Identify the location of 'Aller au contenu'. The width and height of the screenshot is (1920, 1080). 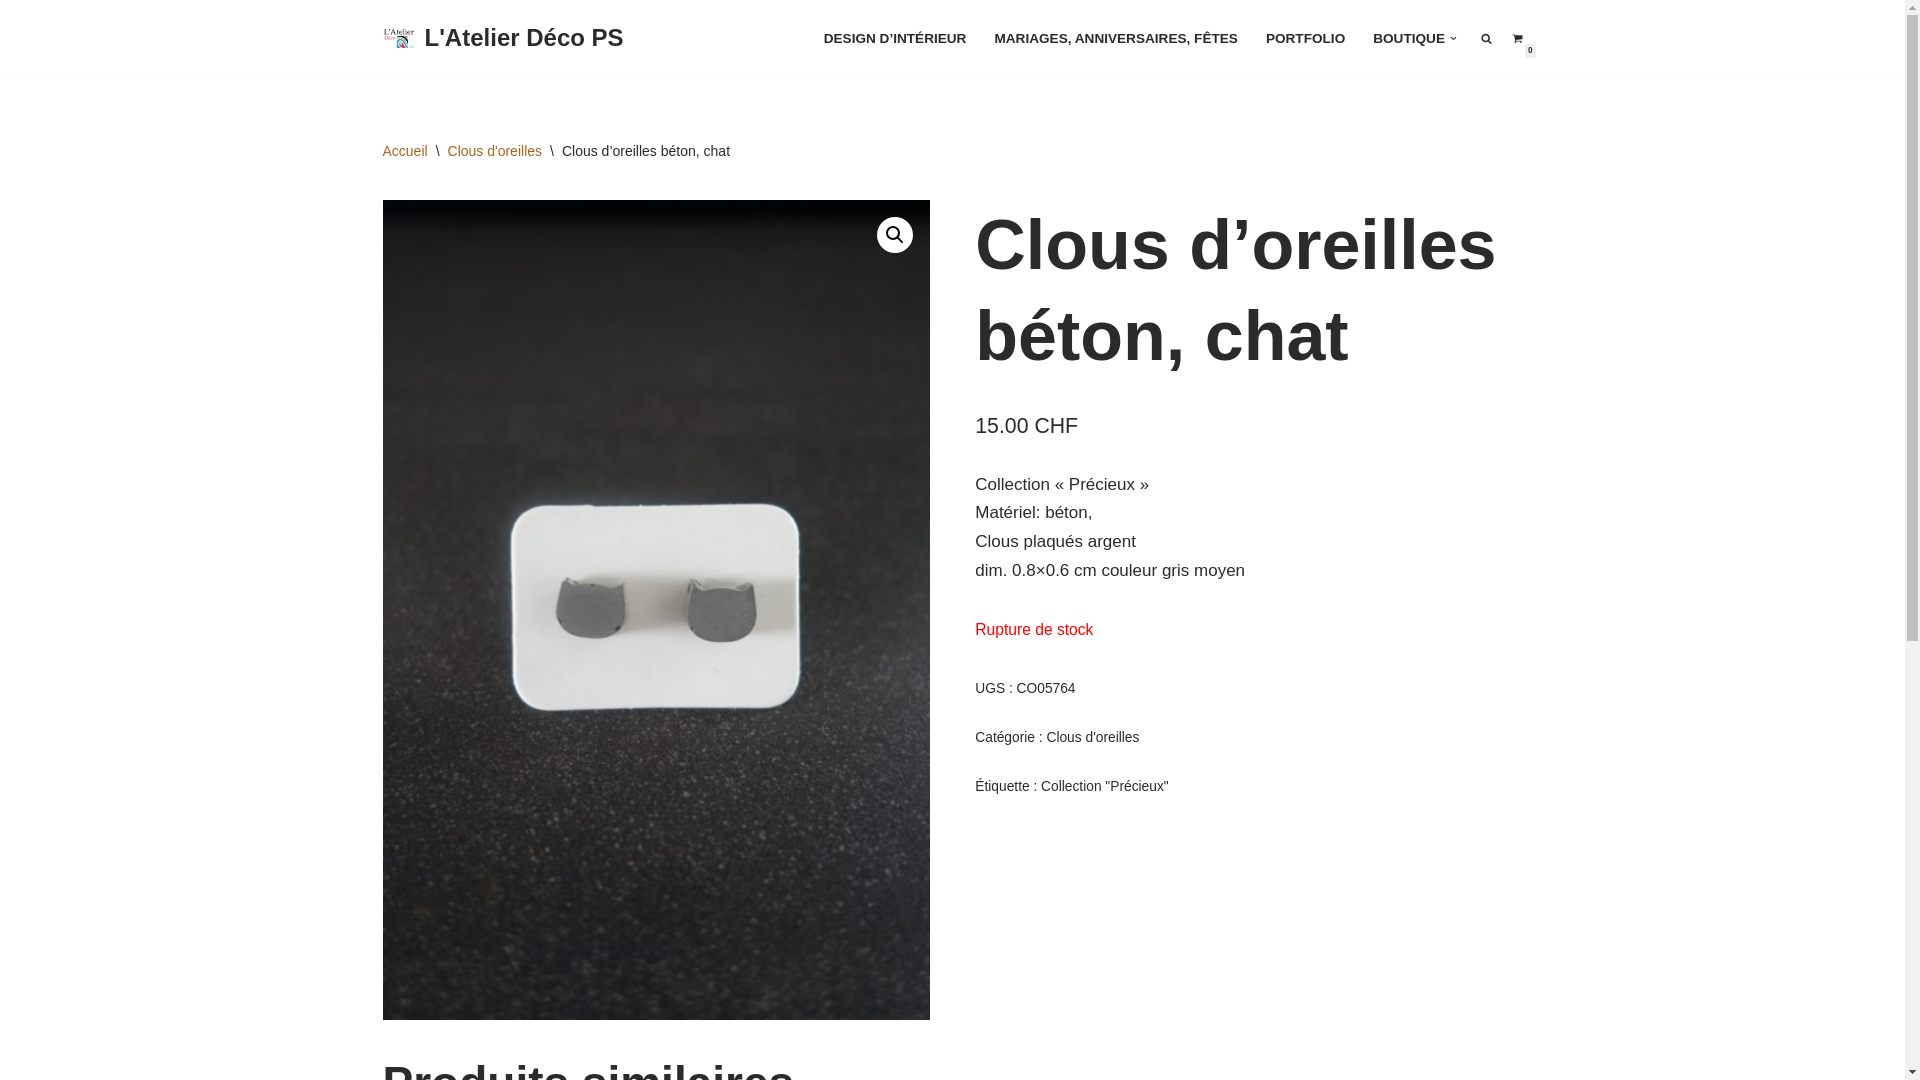
(14, 42).